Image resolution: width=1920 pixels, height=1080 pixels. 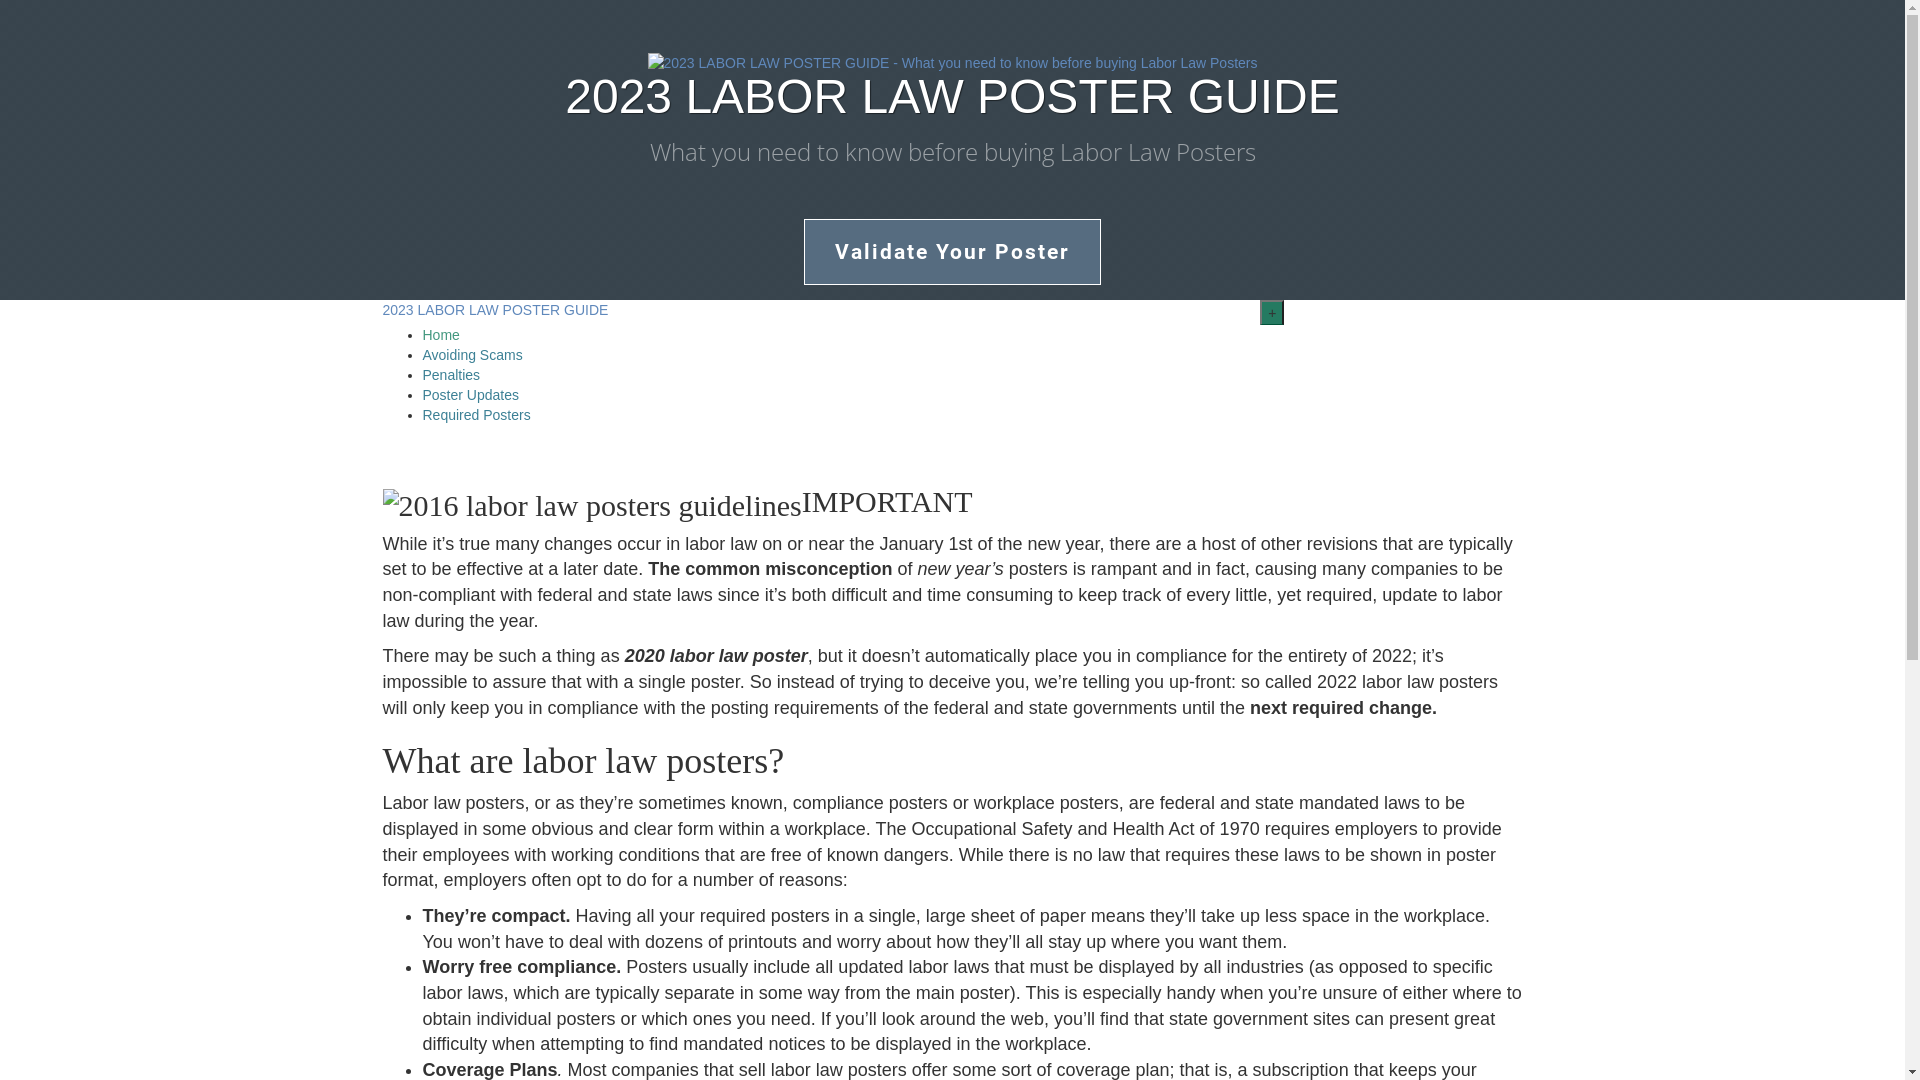 What do you see at coordinates (1258, 312) in the screenshot?
I see `'+'` at bounding box center [1258, 312].